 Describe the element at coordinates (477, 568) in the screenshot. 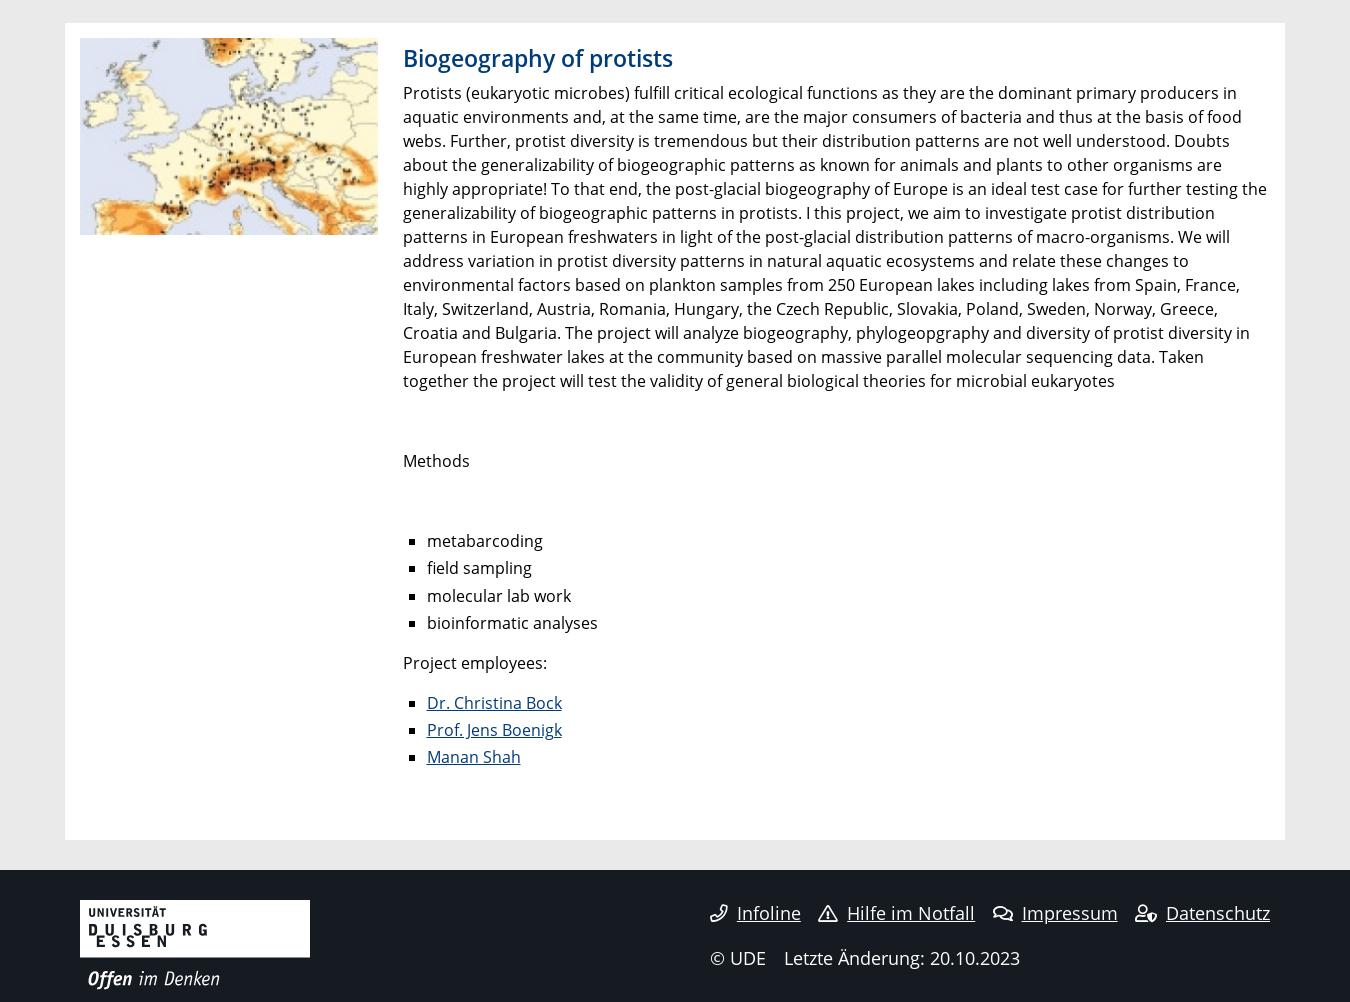

I see `'field sampling'` at that location.